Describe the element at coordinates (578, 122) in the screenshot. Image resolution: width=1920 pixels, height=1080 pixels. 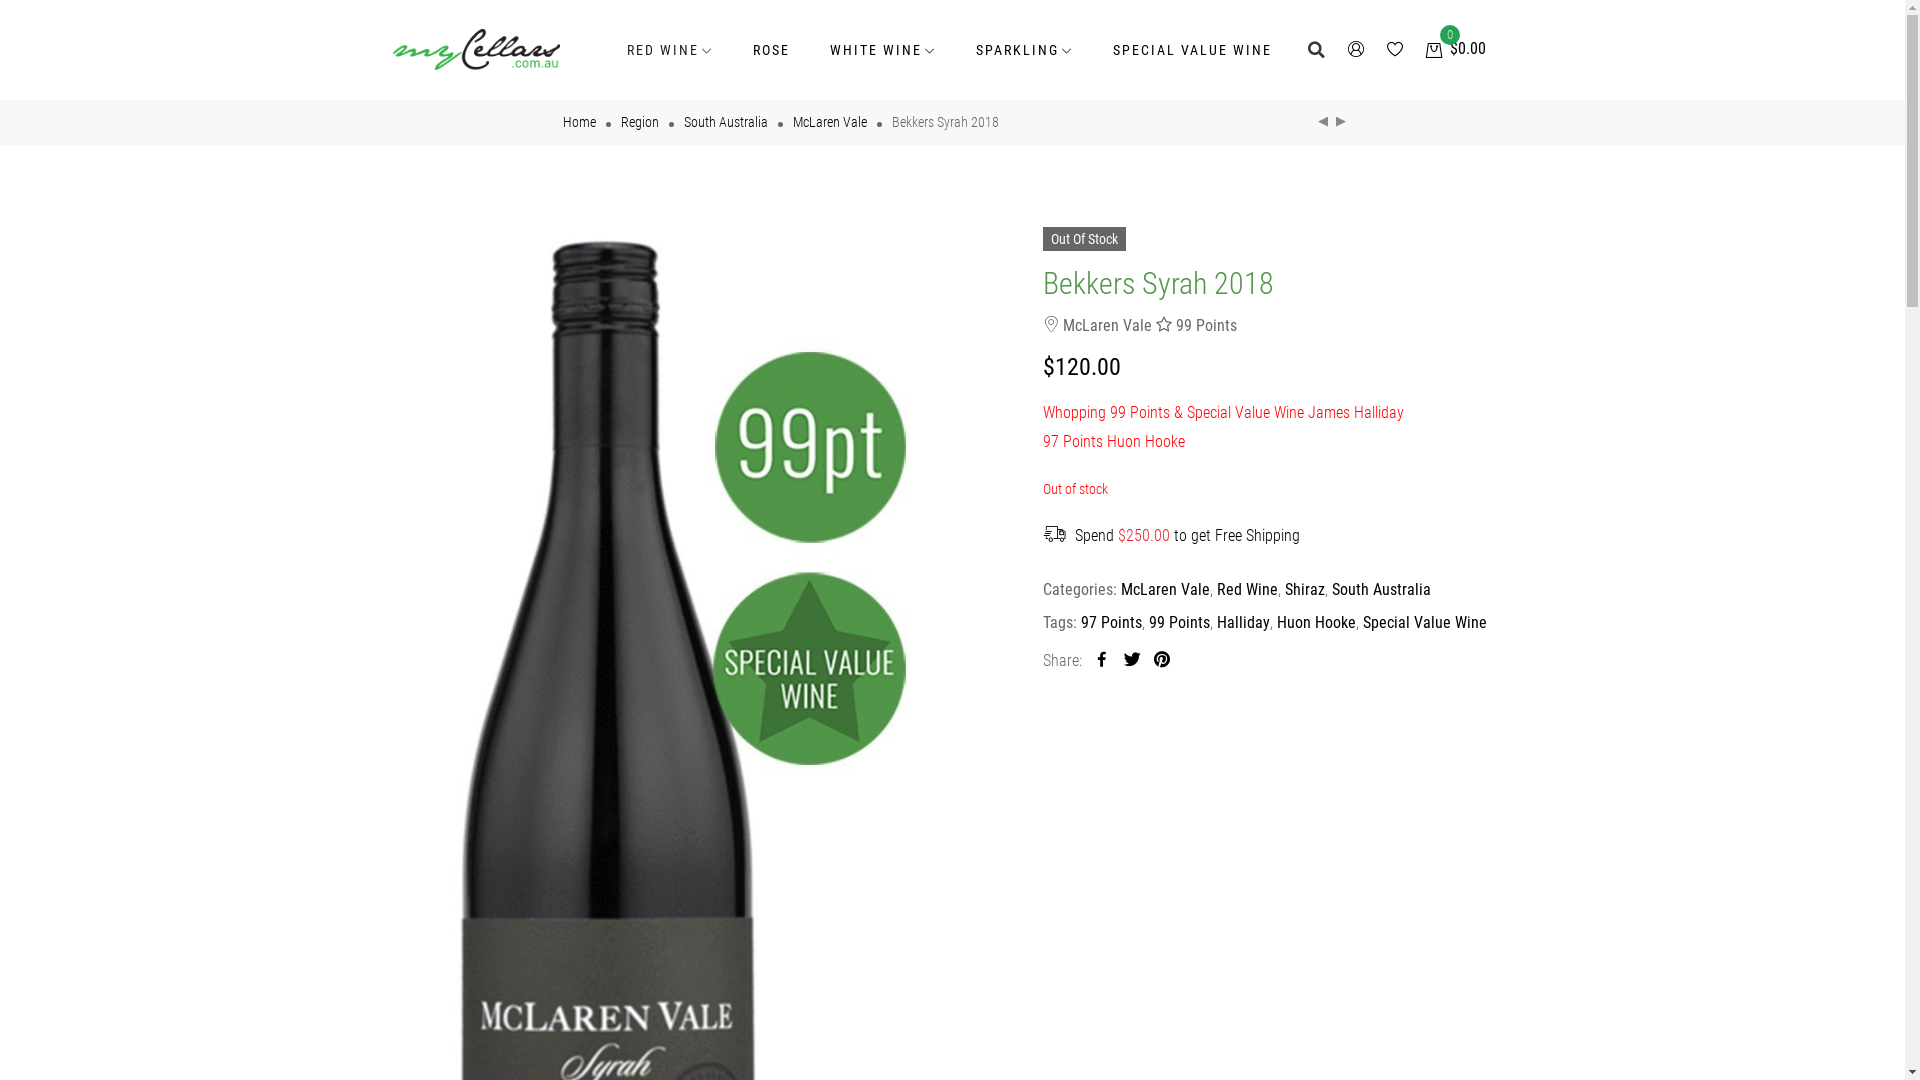
I see `'Home'` at that location.